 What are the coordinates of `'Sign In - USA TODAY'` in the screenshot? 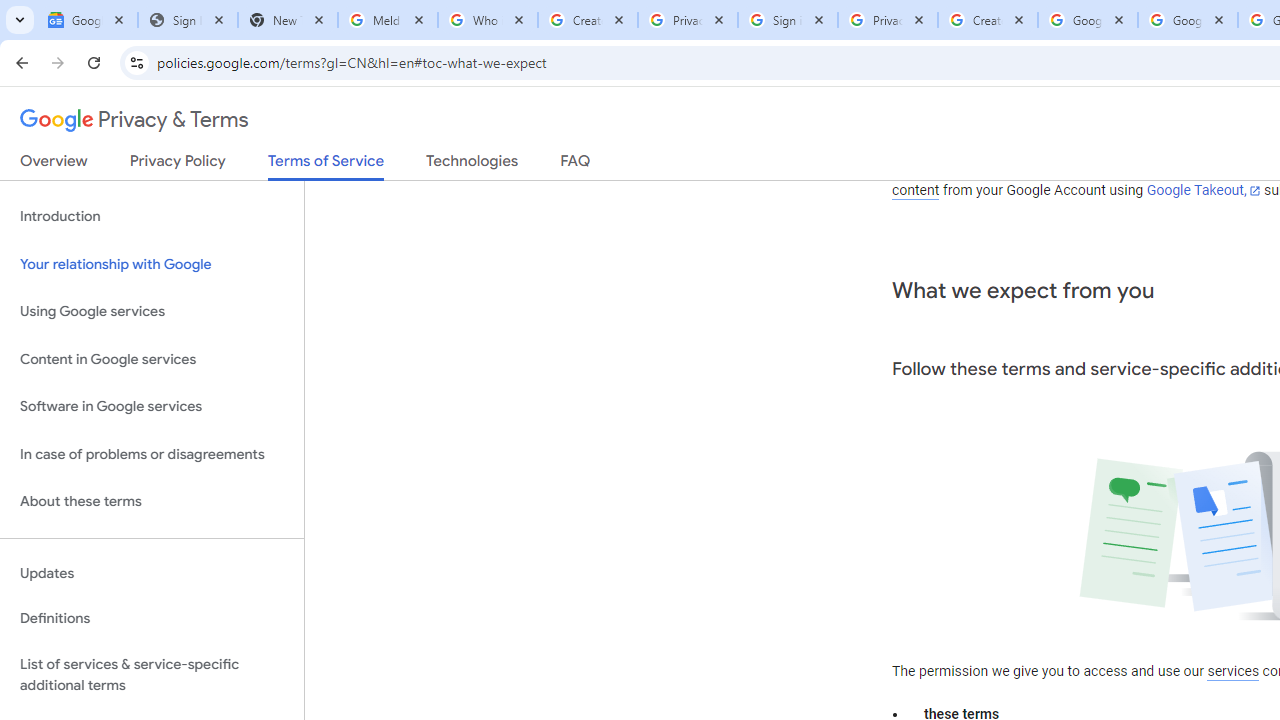 It's located at (188, 20).